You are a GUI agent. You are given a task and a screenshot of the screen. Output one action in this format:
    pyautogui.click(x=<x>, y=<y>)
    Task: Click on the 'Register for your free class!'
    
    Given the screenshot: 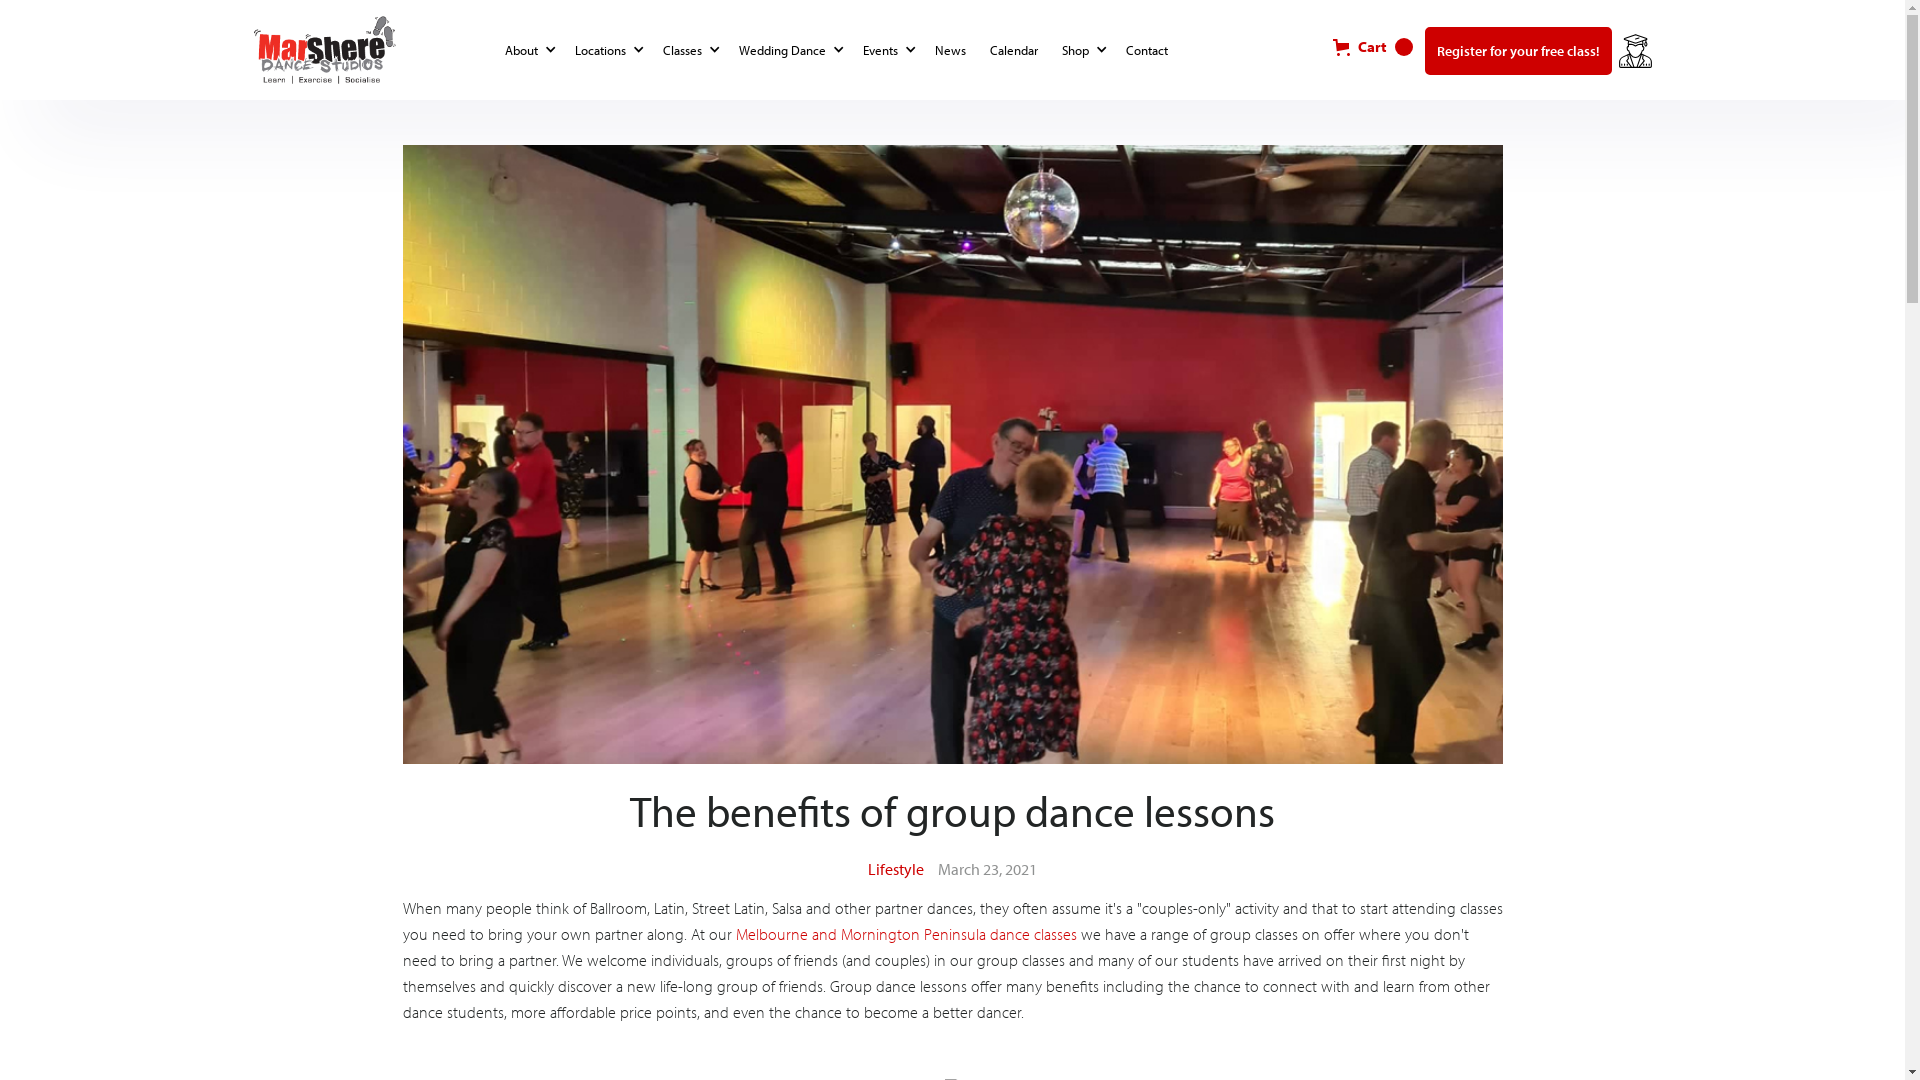 What is the action you would take?
    pyautogui.click(x=1517, y=49)
    